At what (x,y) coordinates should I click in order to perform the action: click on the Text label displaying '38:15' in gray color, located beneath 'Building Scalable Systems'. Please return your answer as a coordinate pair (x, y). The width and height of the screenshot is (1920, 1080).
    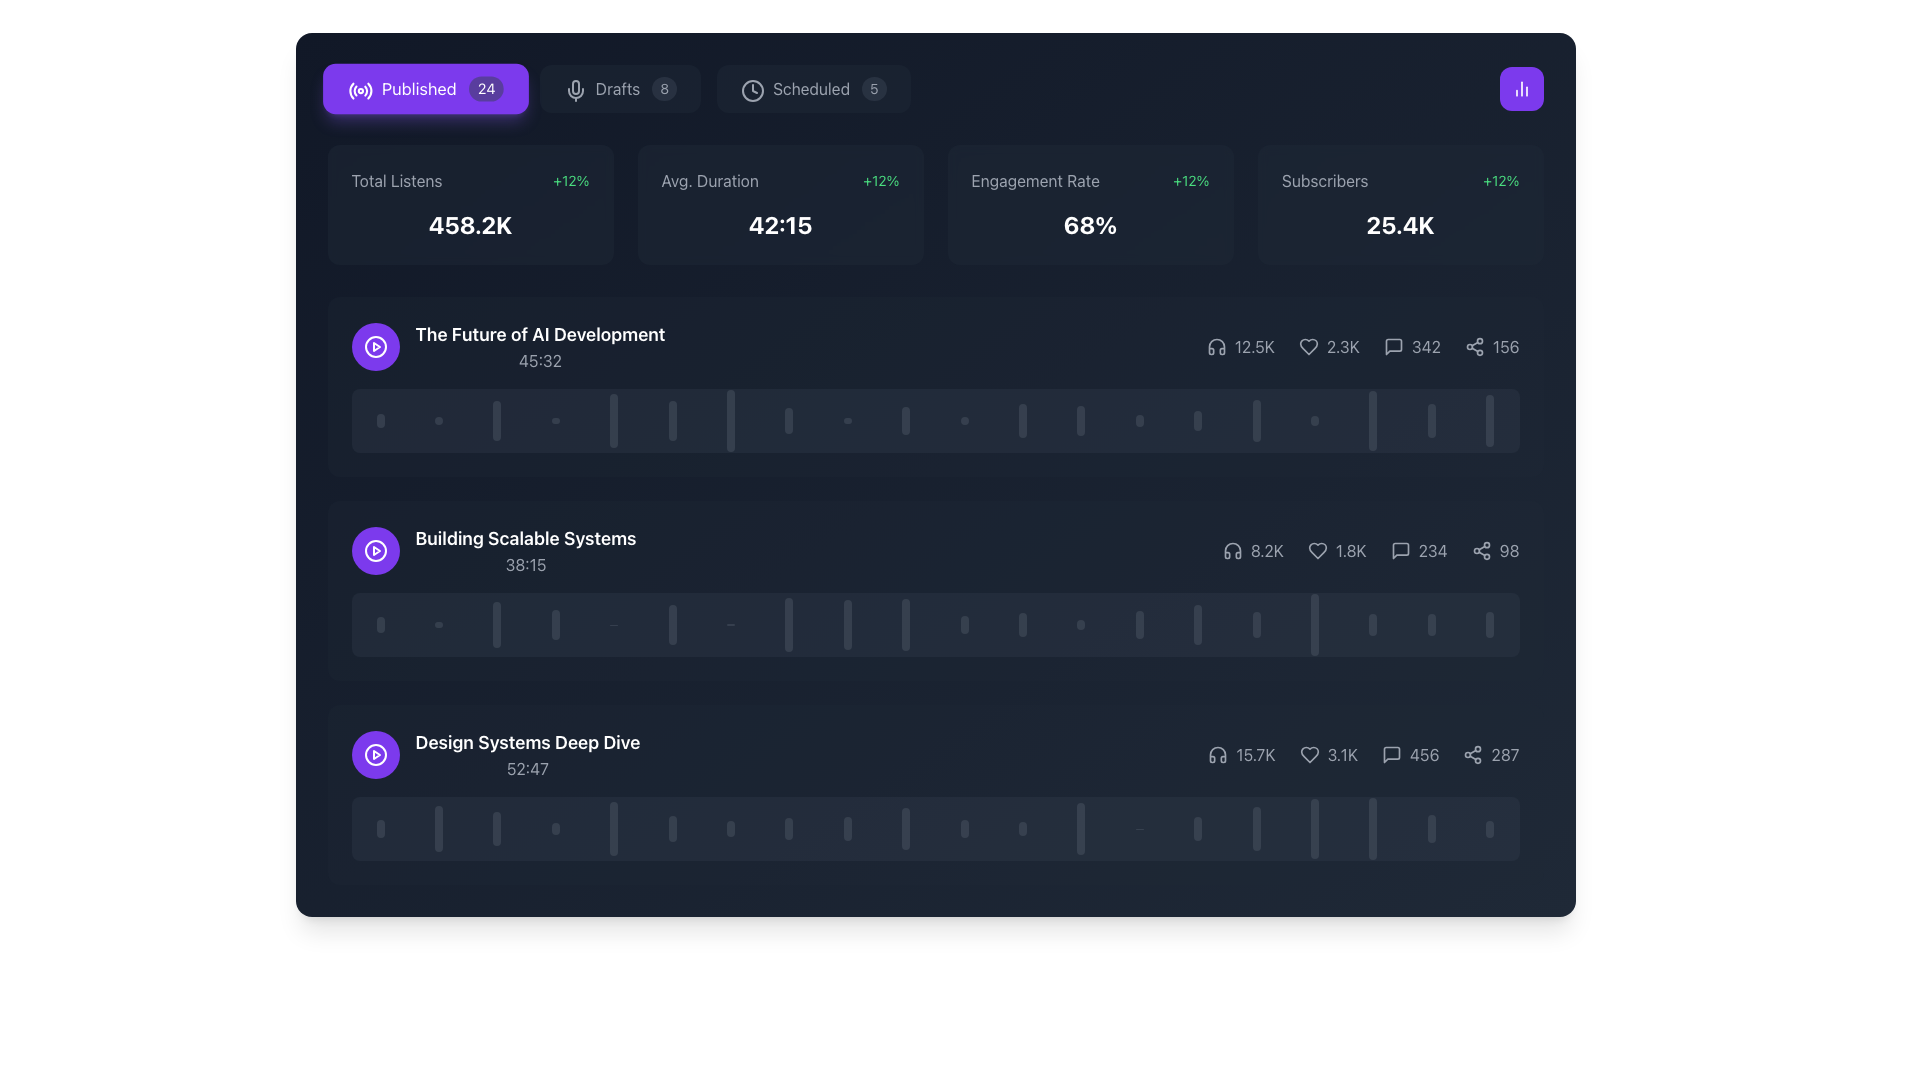
    Looking at the image, I should click on (526, 564).